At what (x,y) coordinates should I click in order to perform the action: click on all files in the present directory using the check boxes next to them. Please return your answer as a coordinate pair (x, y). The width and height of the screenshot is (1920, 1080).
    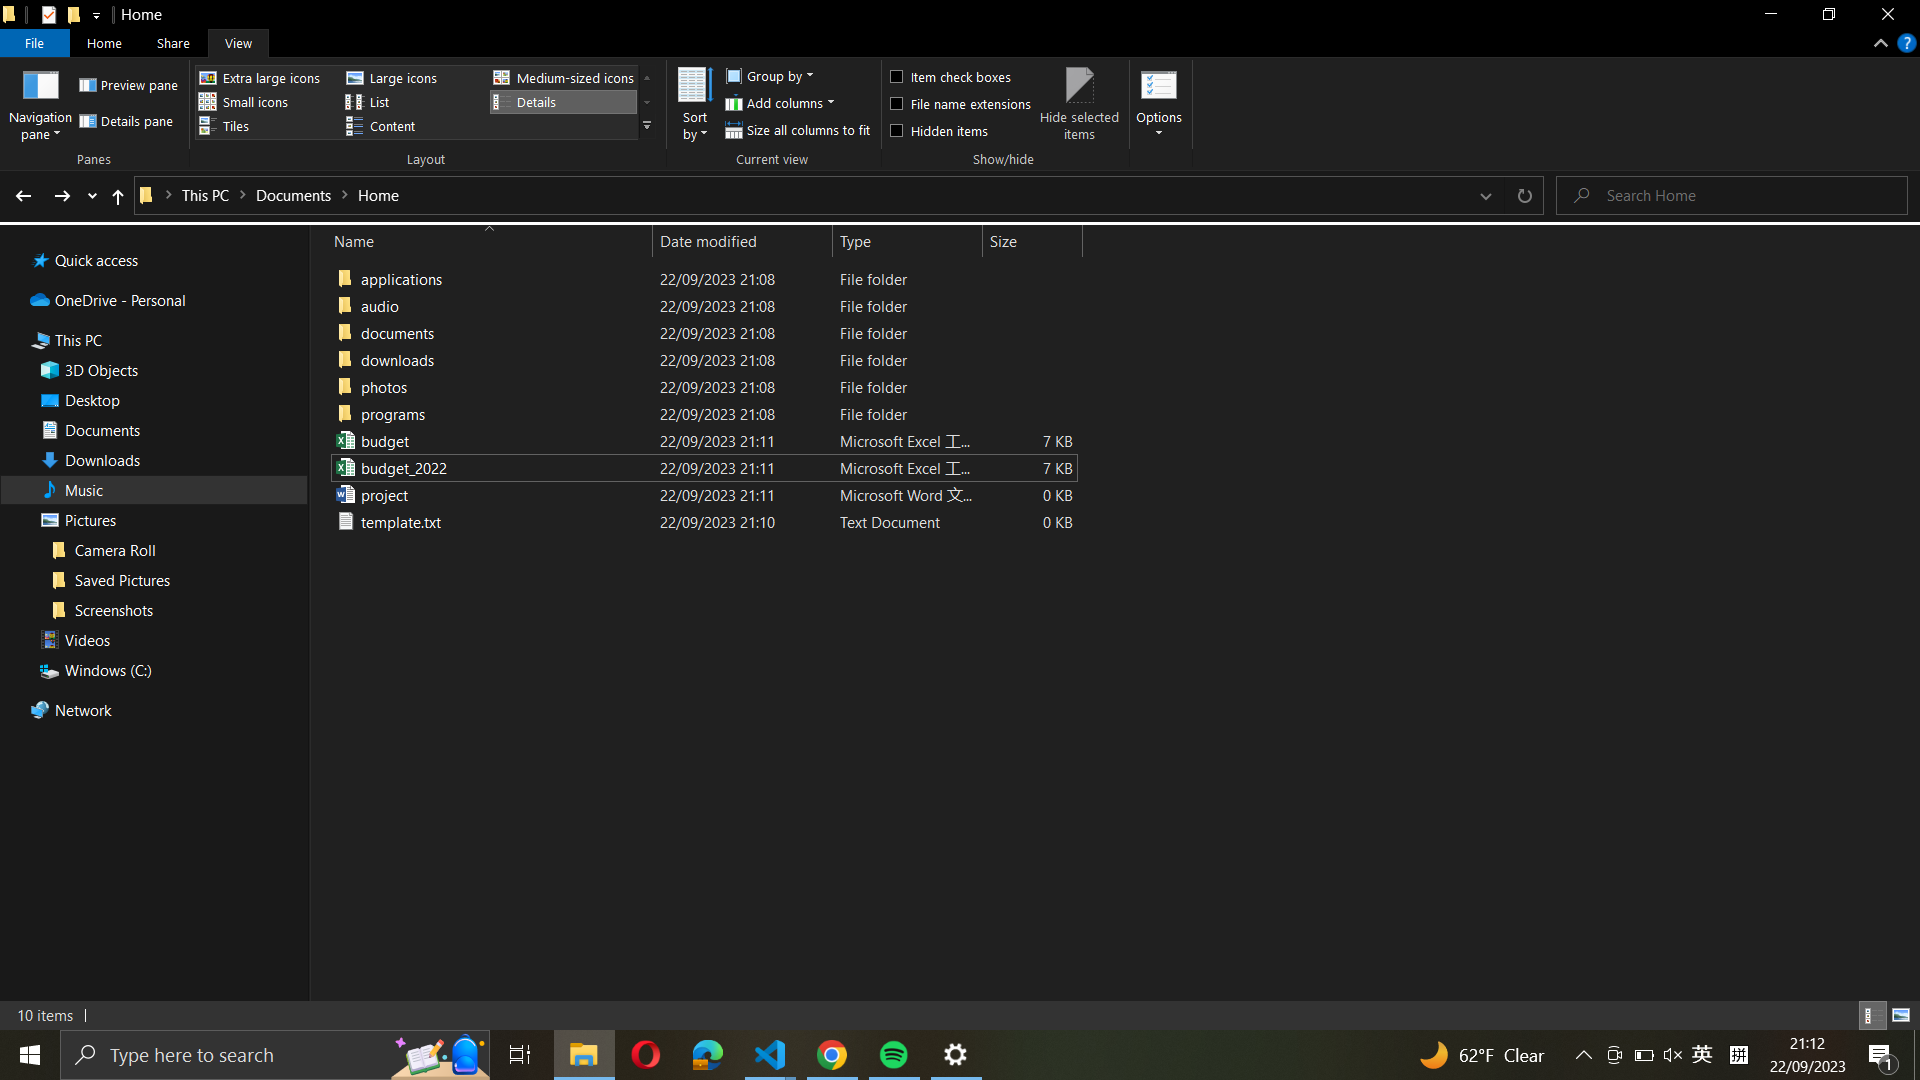
    Looking at the image, I should click on (957, 73).